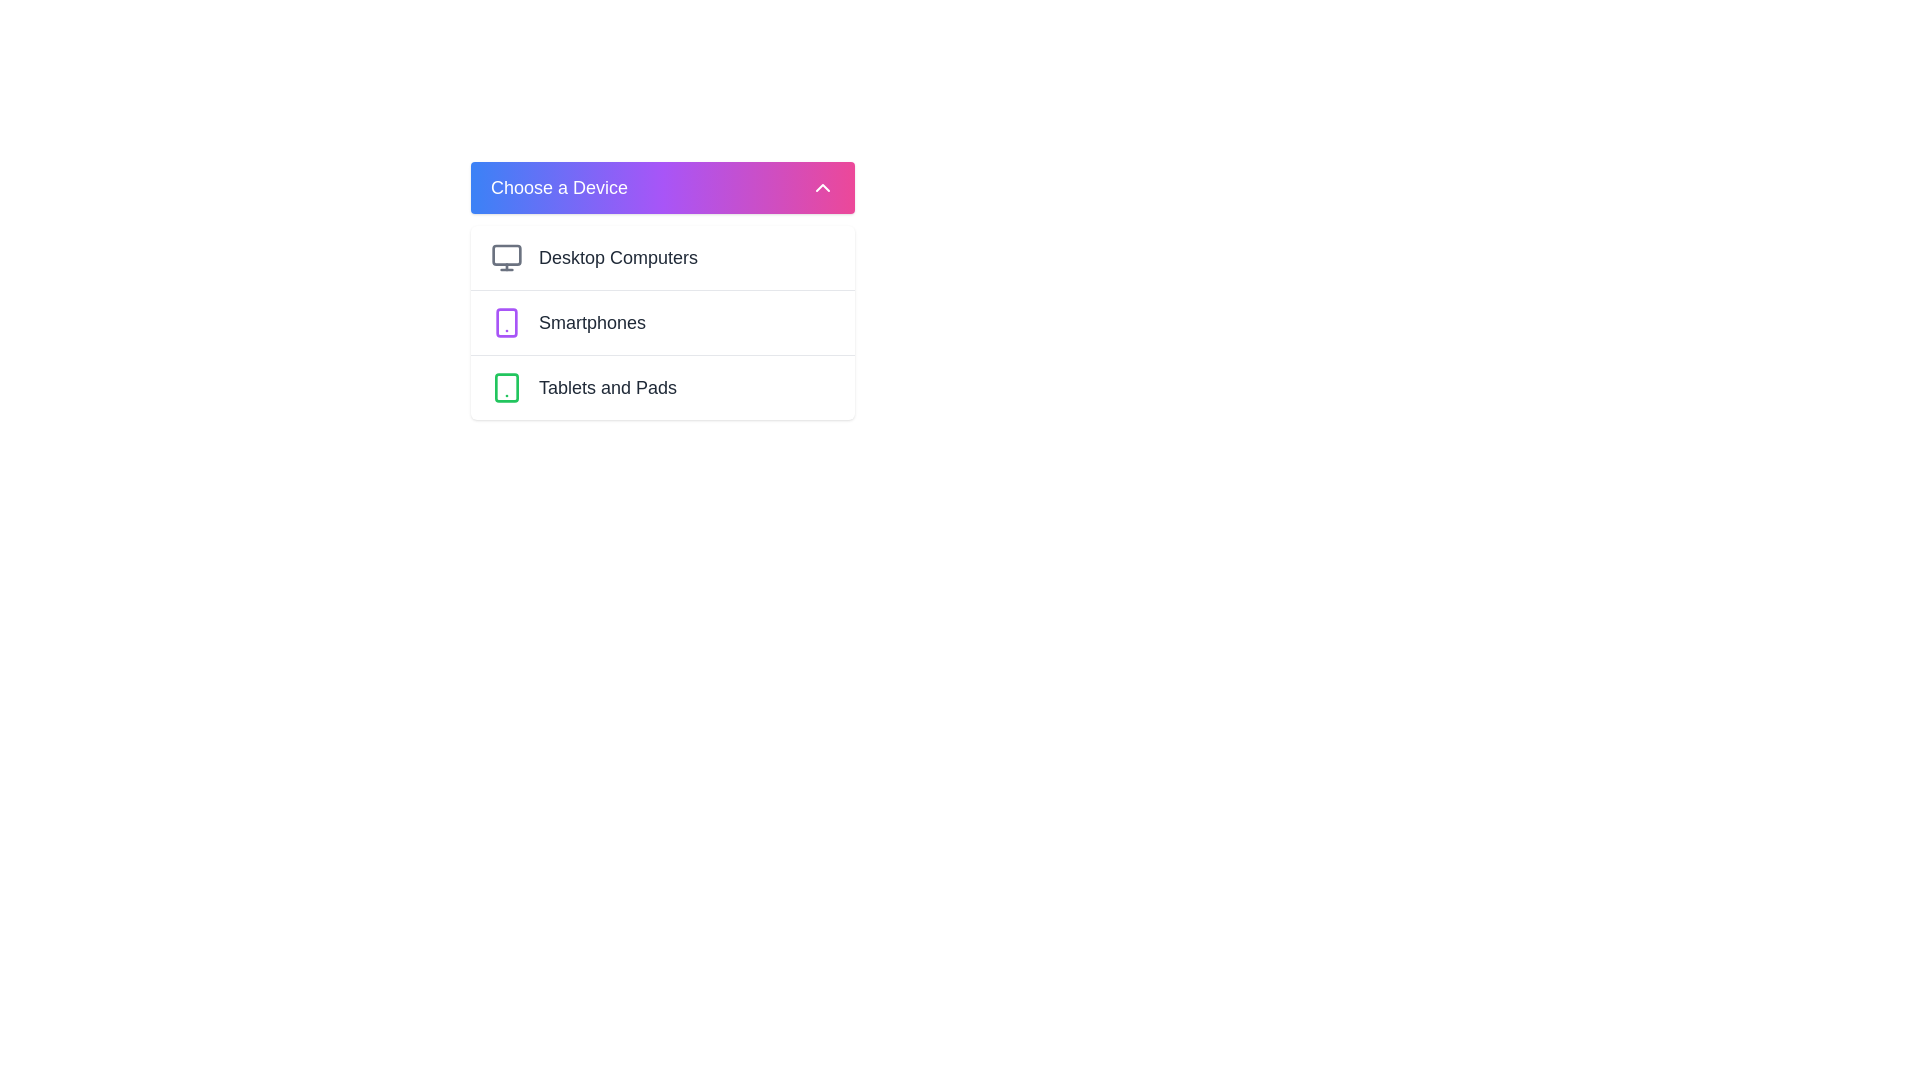  What do you see at coordinates (507, 388) in the screenshot?
I see `the decorative graphic in the 'Tablets and Pads' icon, located in the third row under 'Choose a Device.'` at bounding box center [507, 388].